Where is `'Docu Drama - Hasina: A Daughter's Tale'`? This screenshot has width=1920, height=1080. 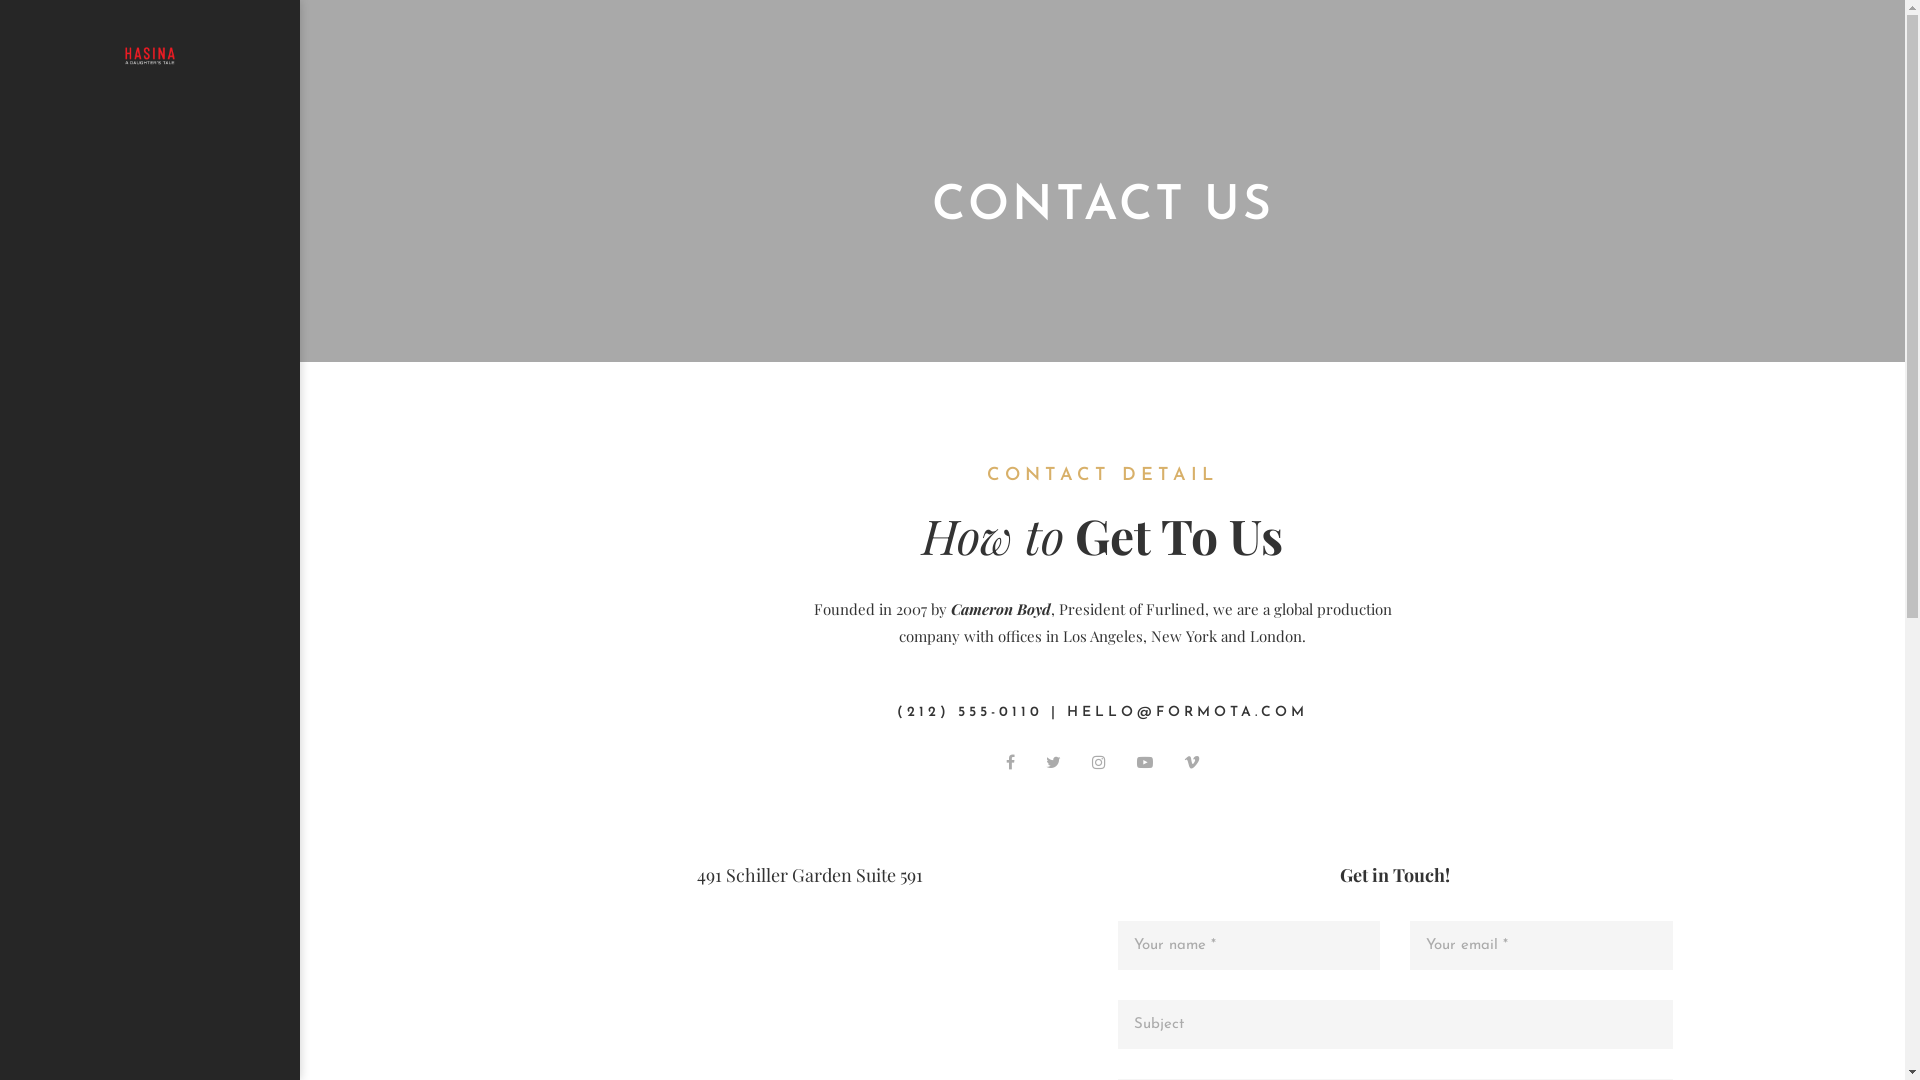
'Docu Drama - Hasina: A Daughter's Tale' is located at coordinates (148, 54).